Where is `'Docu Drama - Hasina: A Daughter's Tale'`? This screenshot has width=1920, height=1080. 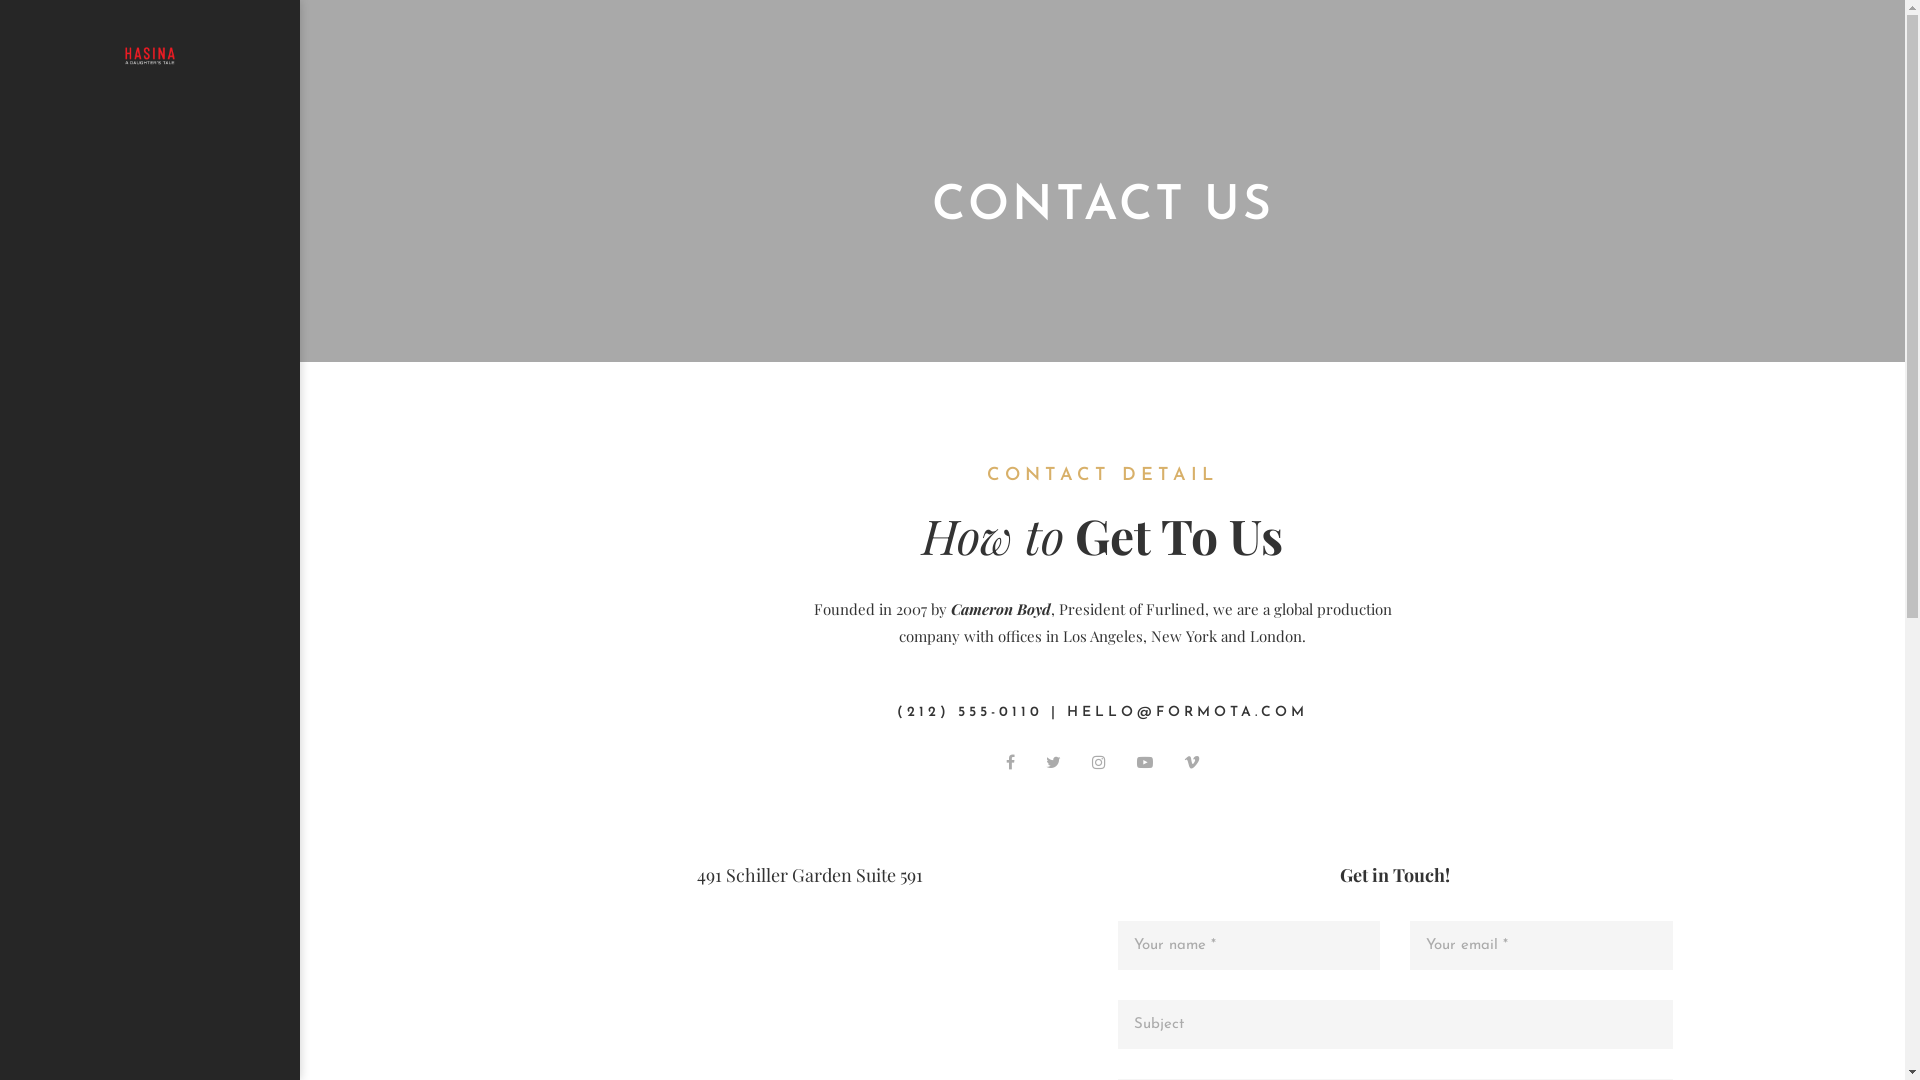
'Docu Drama - Hasina: A Daughter's Tale' is located at coordinates (148, 54).